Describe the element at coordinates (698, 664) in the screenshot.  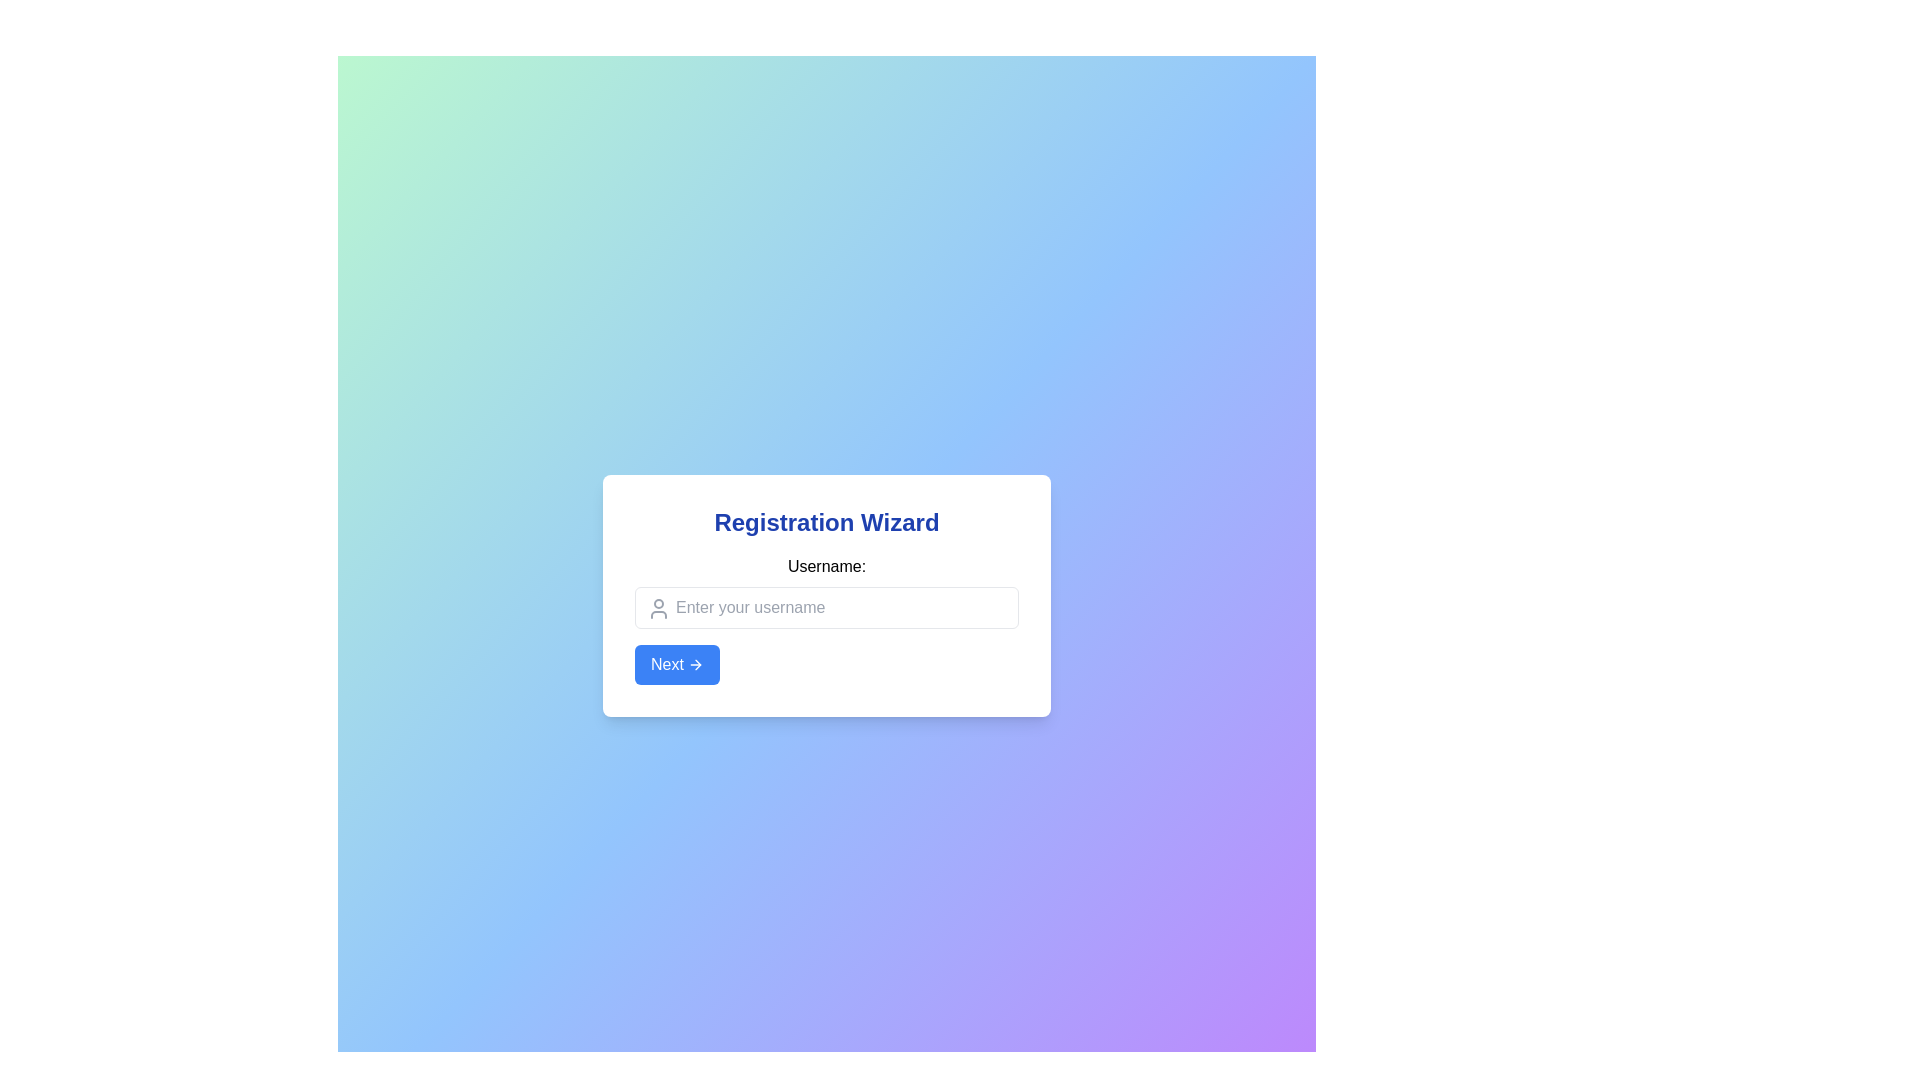
I see `the 'Next' button icon that signifies the 'Next' action, located to the right of the button's text` at that location.